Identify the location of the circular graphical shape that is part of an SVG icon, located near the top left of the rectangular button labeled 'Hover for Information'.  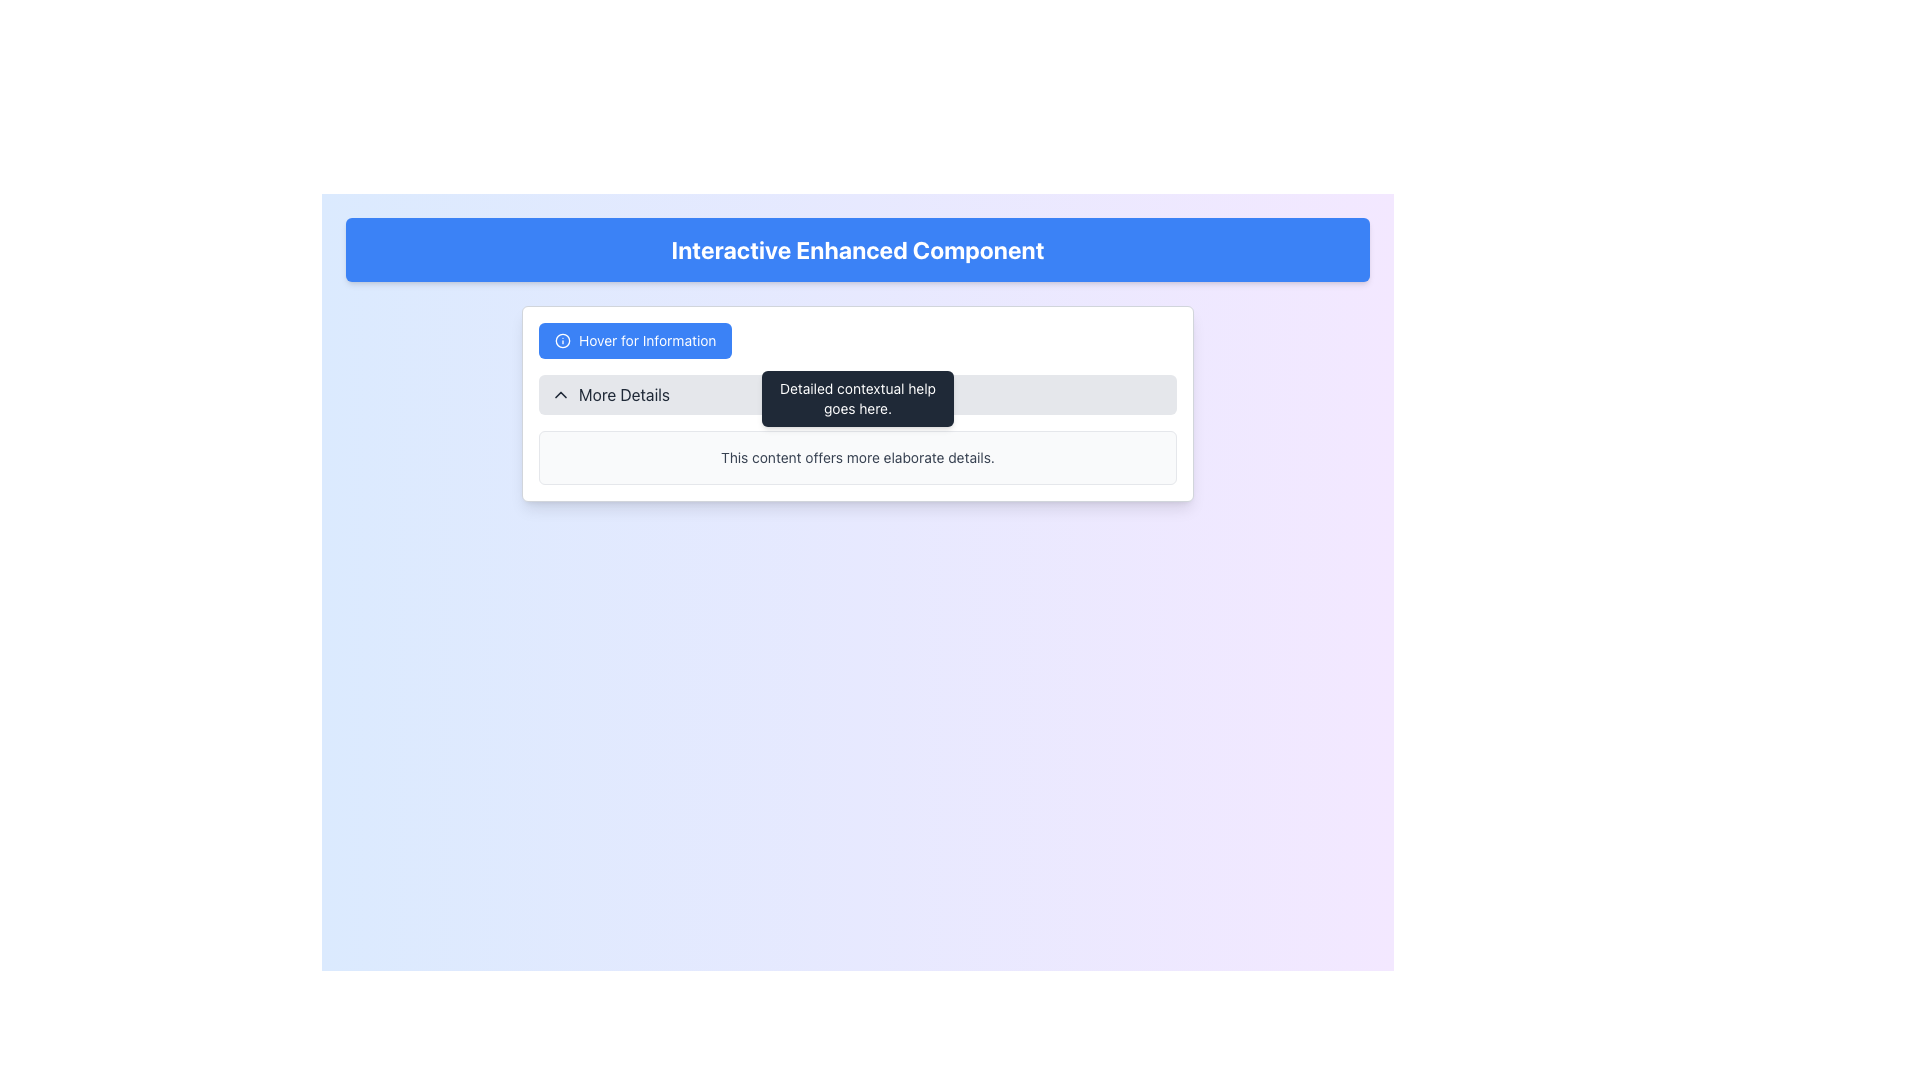
(561, 339).